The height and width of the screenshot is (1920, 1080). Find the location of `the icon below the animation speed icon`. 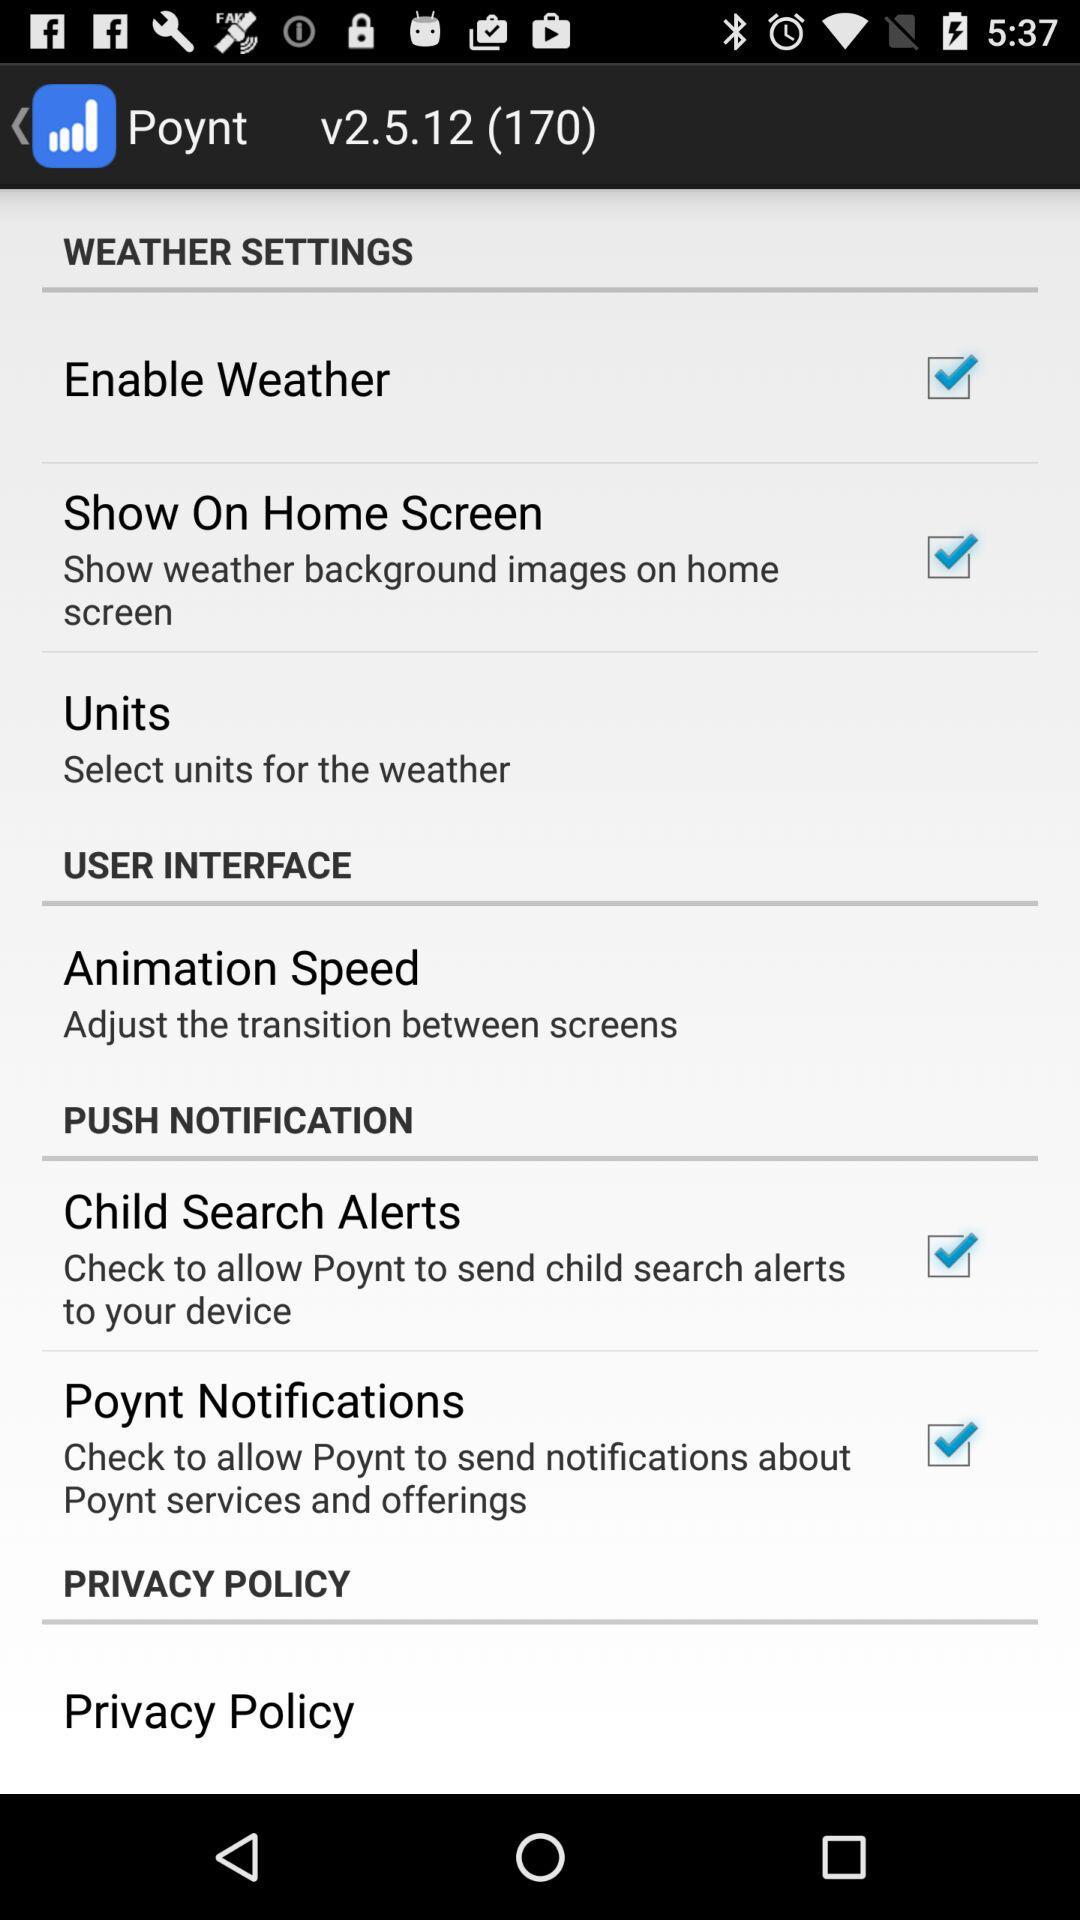

the icon below the animation speed icon is located at coordinates (370, 1022).